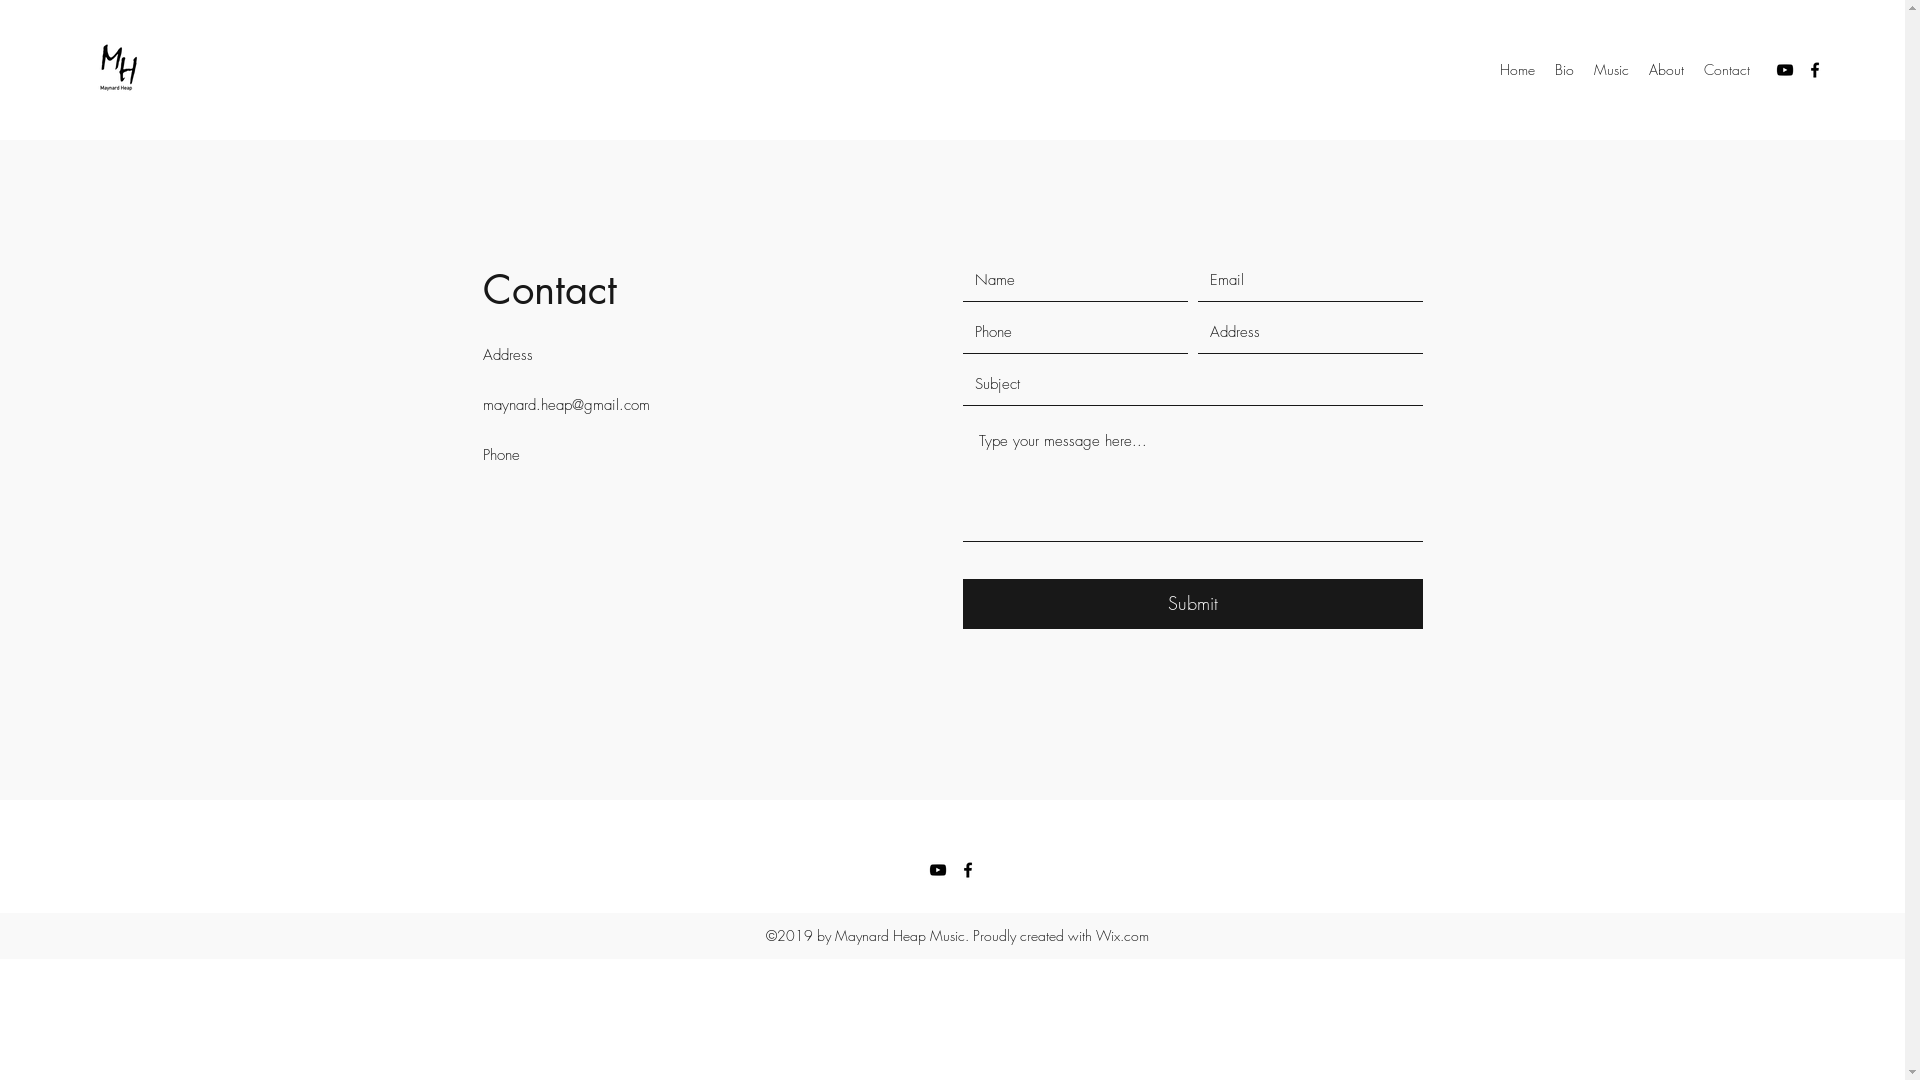 This screenshot has height=1080, width=1920. What do you see at coordinates (1517, 68) in the screenshot?
I see `'Home'` at bounding box center [1517, 68].